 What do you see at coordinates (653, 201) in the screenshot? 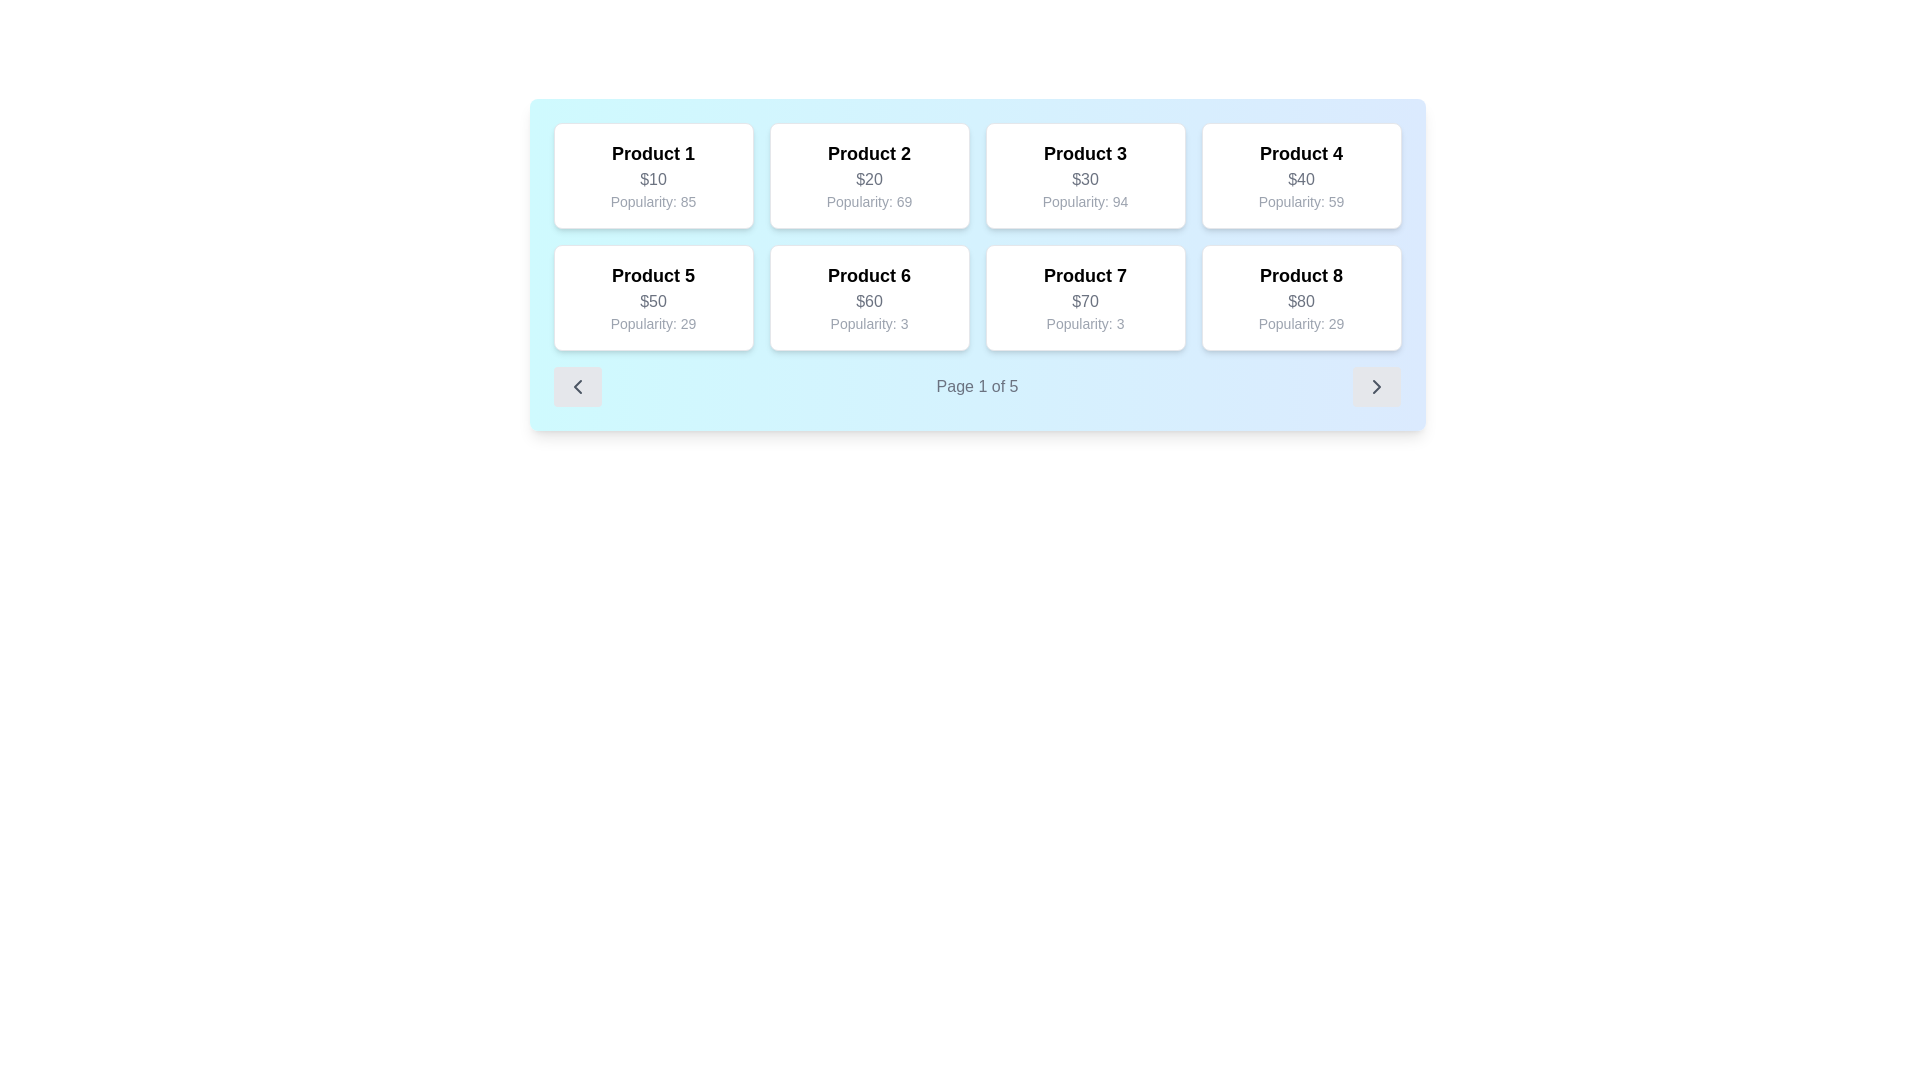
I see `the text displaying 'Popularity: 85', which is styled in a smaller, gray font and located under 'Product 1' and its price` at bounding box center [653, 201].